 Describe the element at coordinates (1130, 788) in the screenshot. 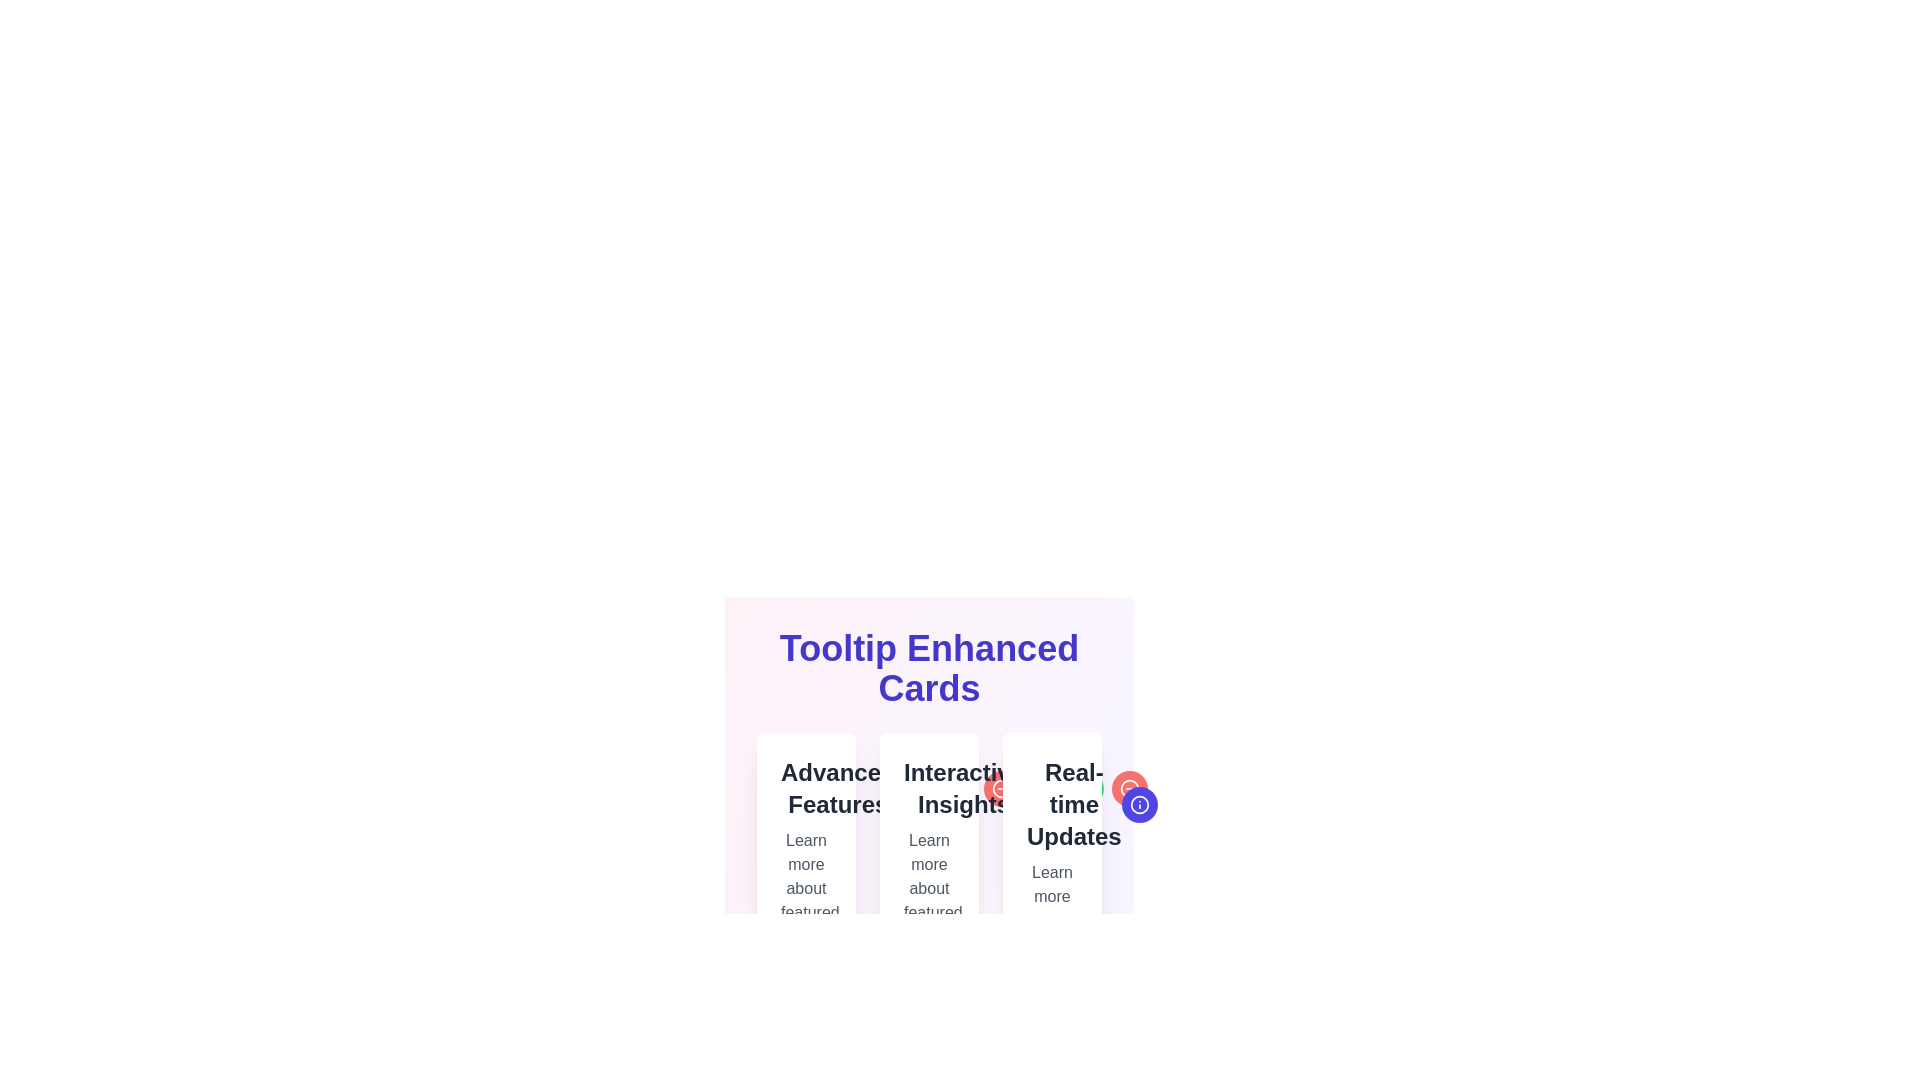

I see `the circular red button with a white minus icon to trigger the hover effect` at that location.